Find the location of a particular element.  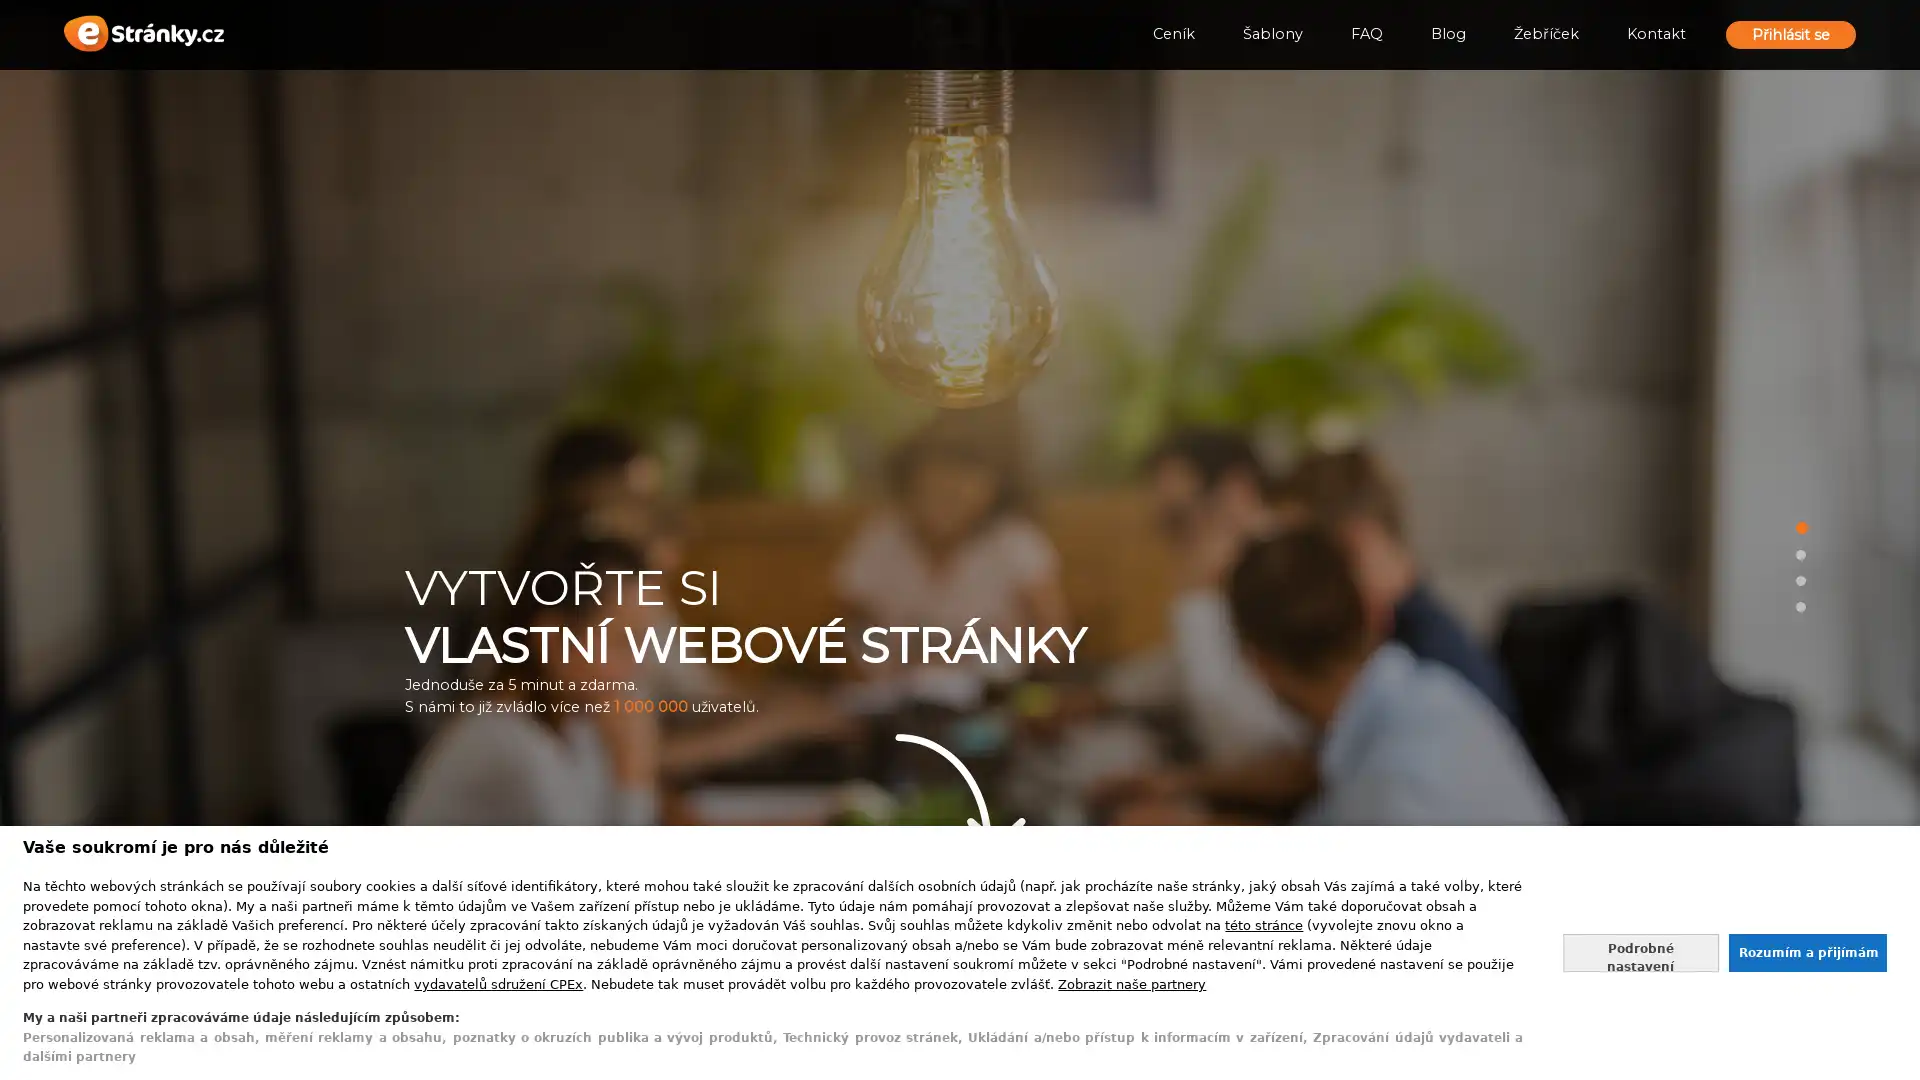

Vytvorit stranky is located at coordinates (1329, 981).